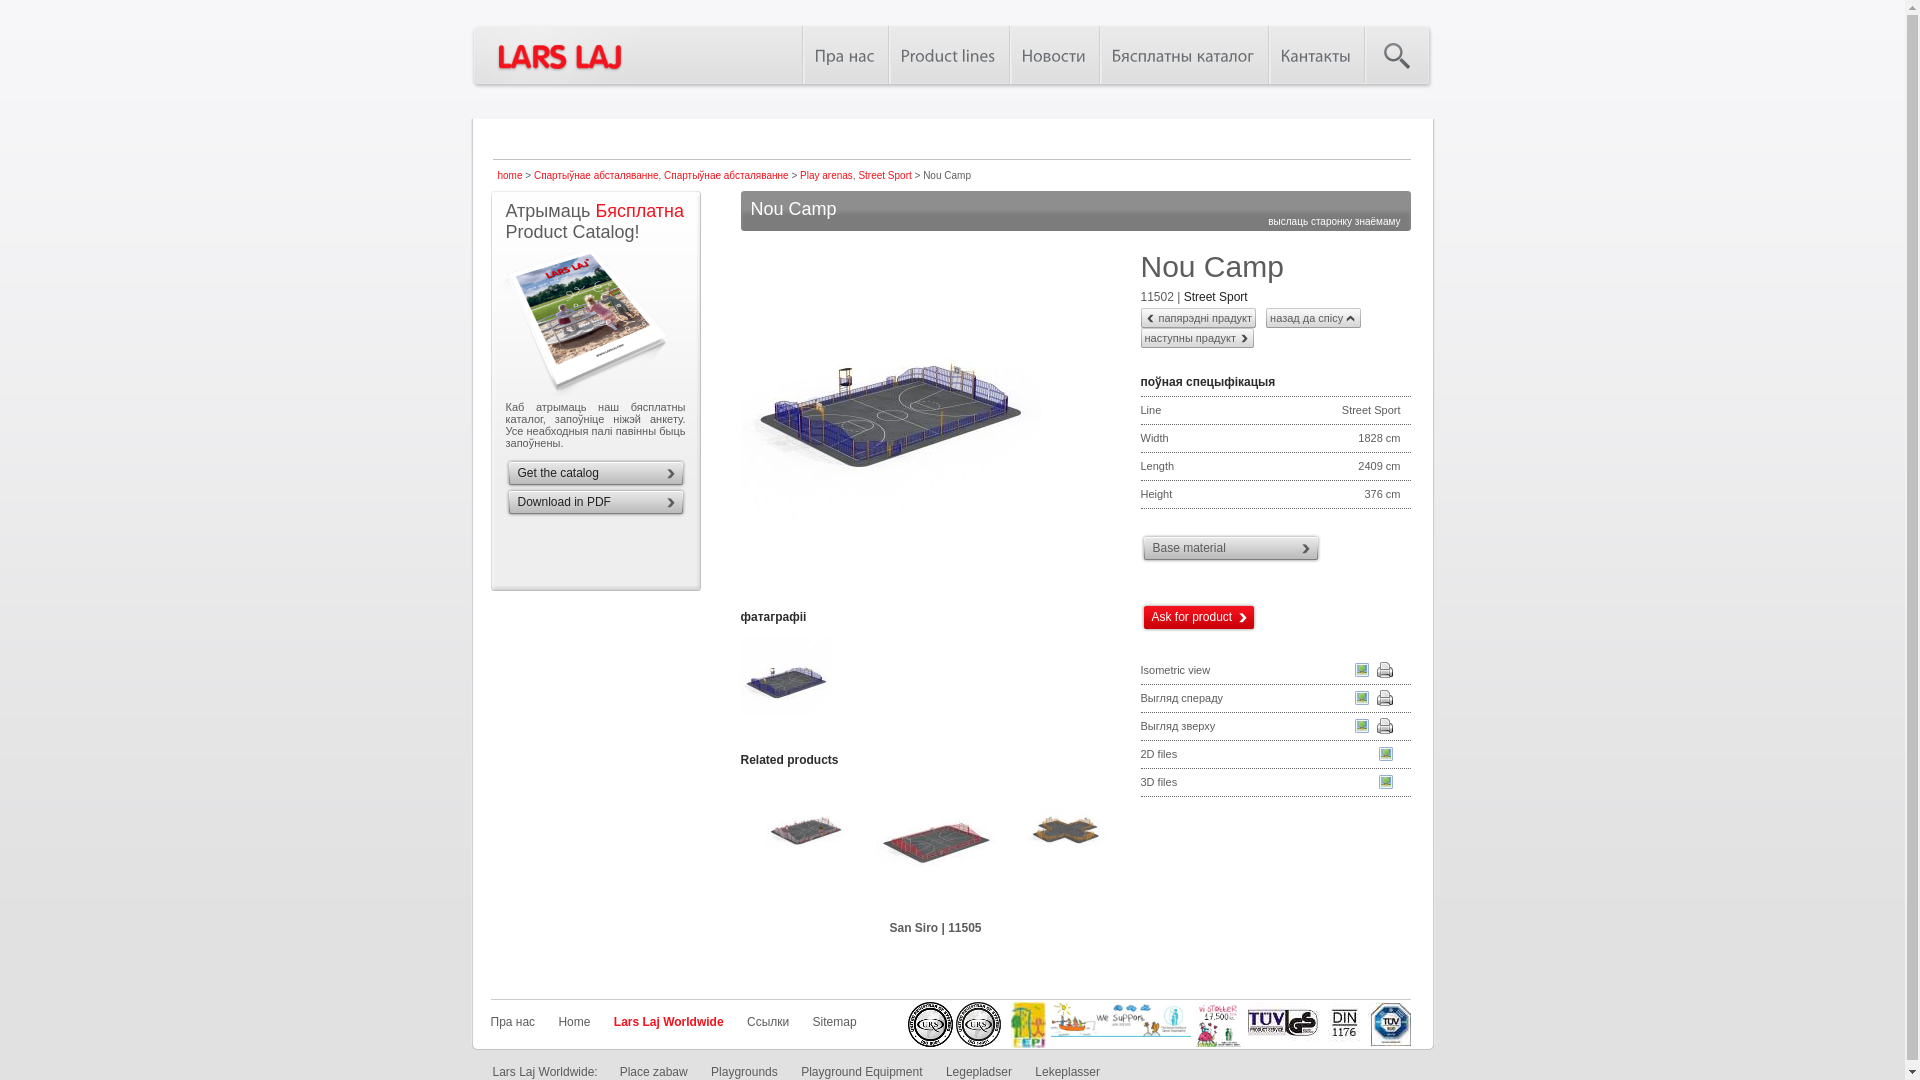 The image size is (1920, 1080). What do you see at coordinates (510, 174) in the screenshot?
I see `'home'` at bounding box center [510, 174].